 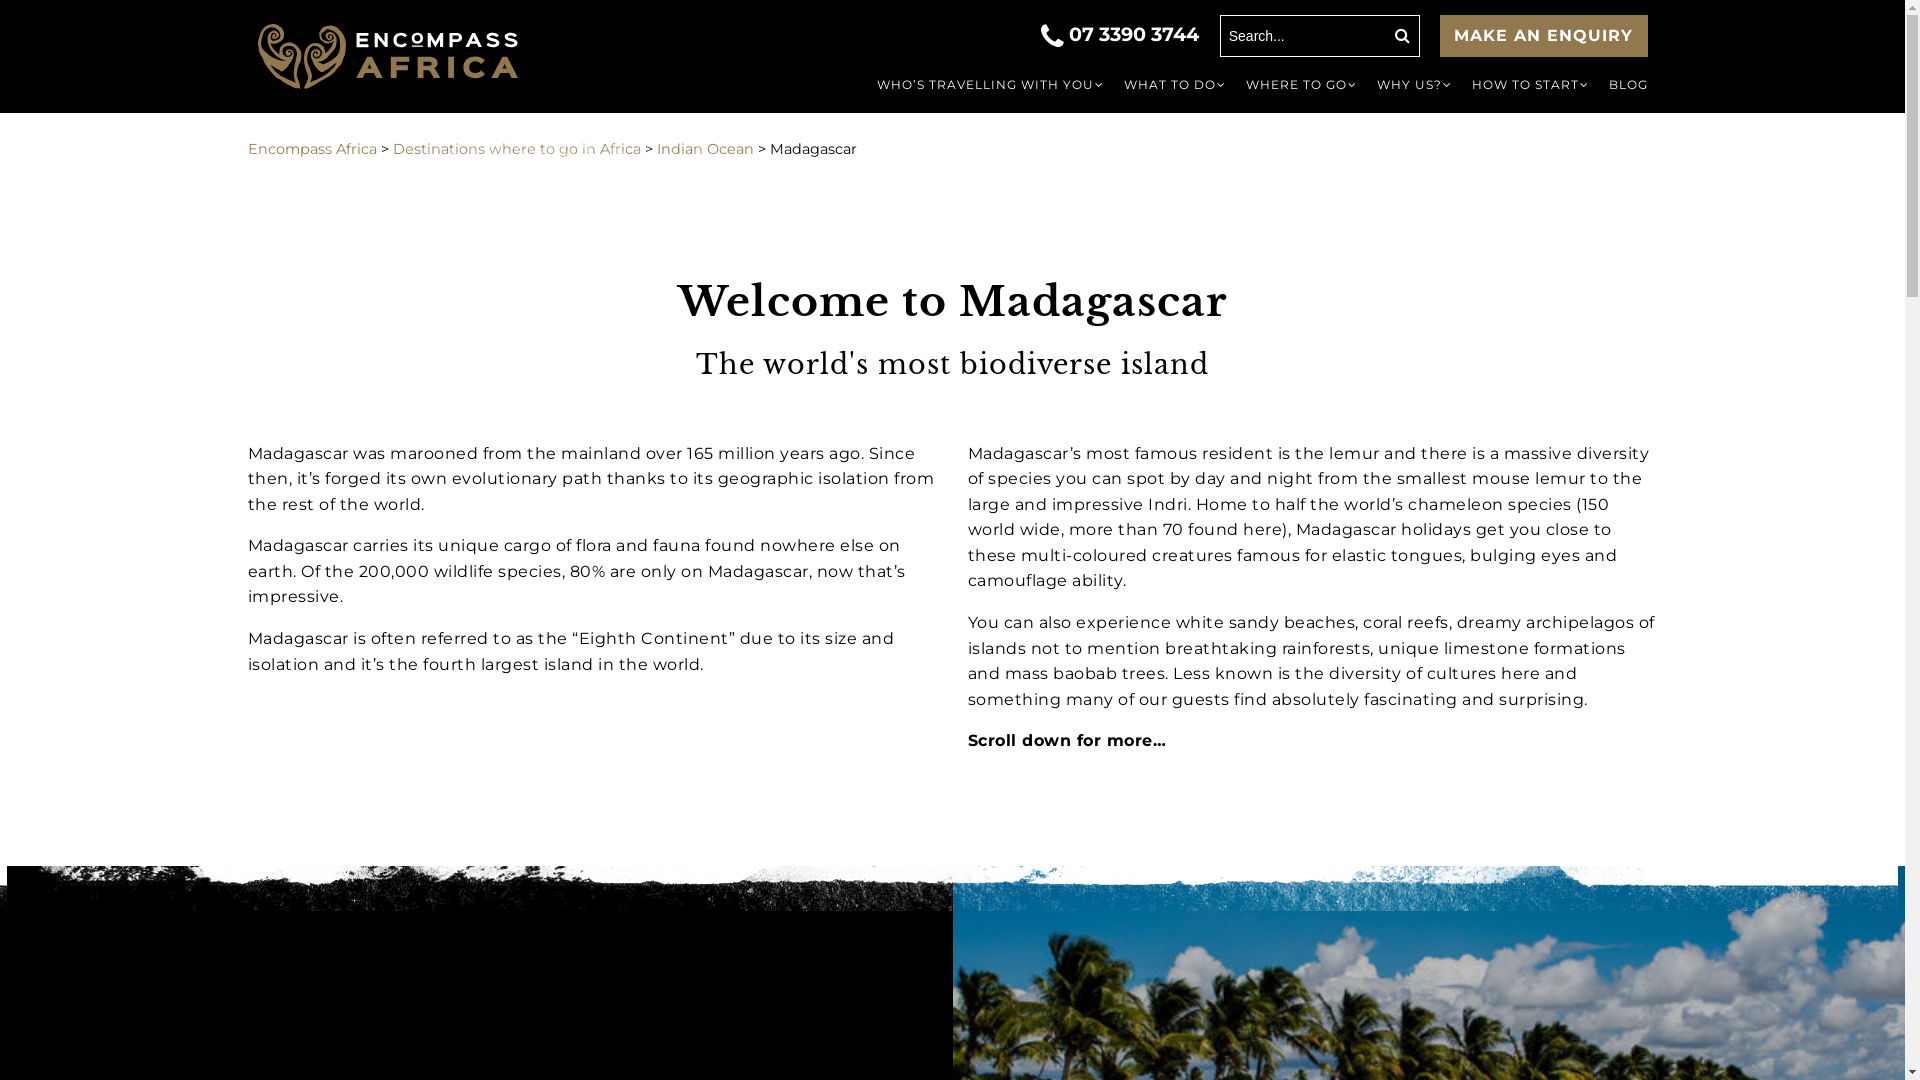 What do you see at coordinates (1301, 83) in the screenshot?
I see `'WHERE TO GO'` at bounding box center [1301, 83].